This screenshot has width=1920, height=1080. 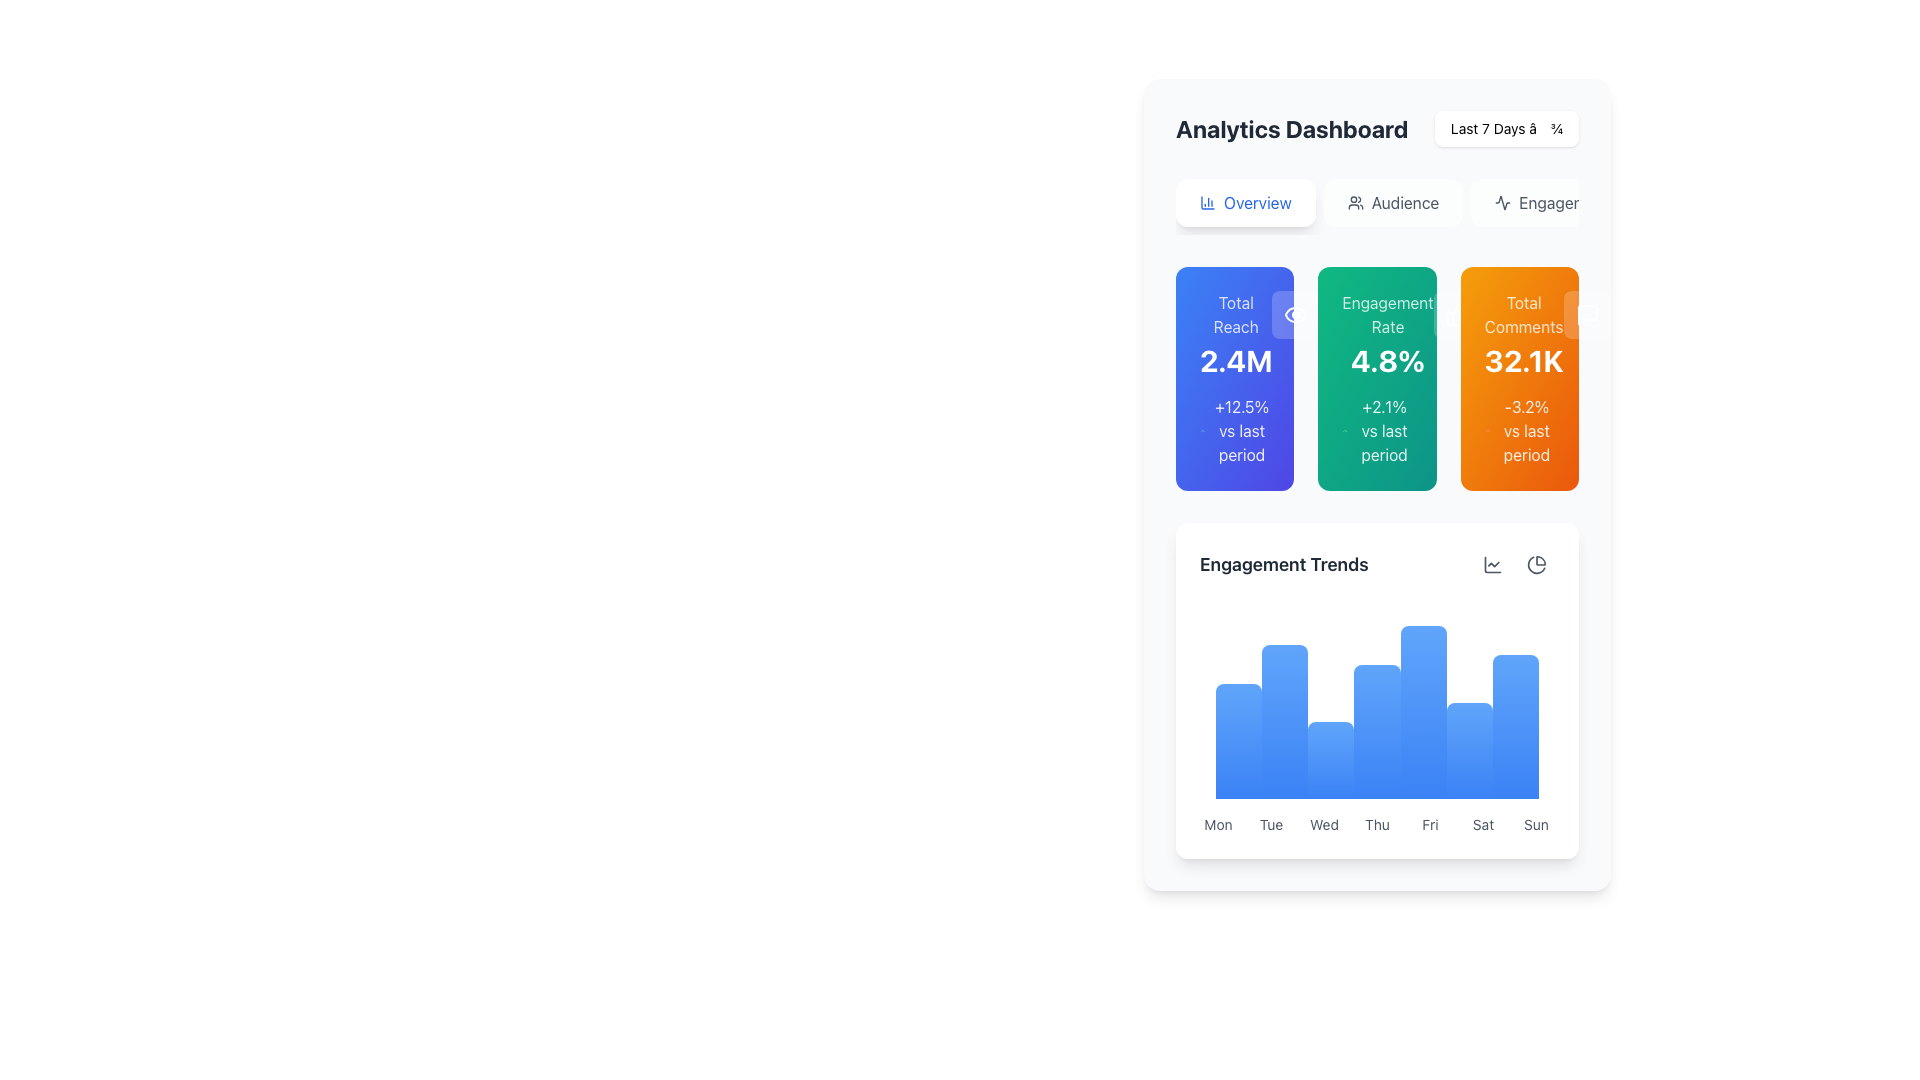 I want to click on the thumbs-up icon button located within the 'Engagement Rate' section, so click(x=1457, y=315).